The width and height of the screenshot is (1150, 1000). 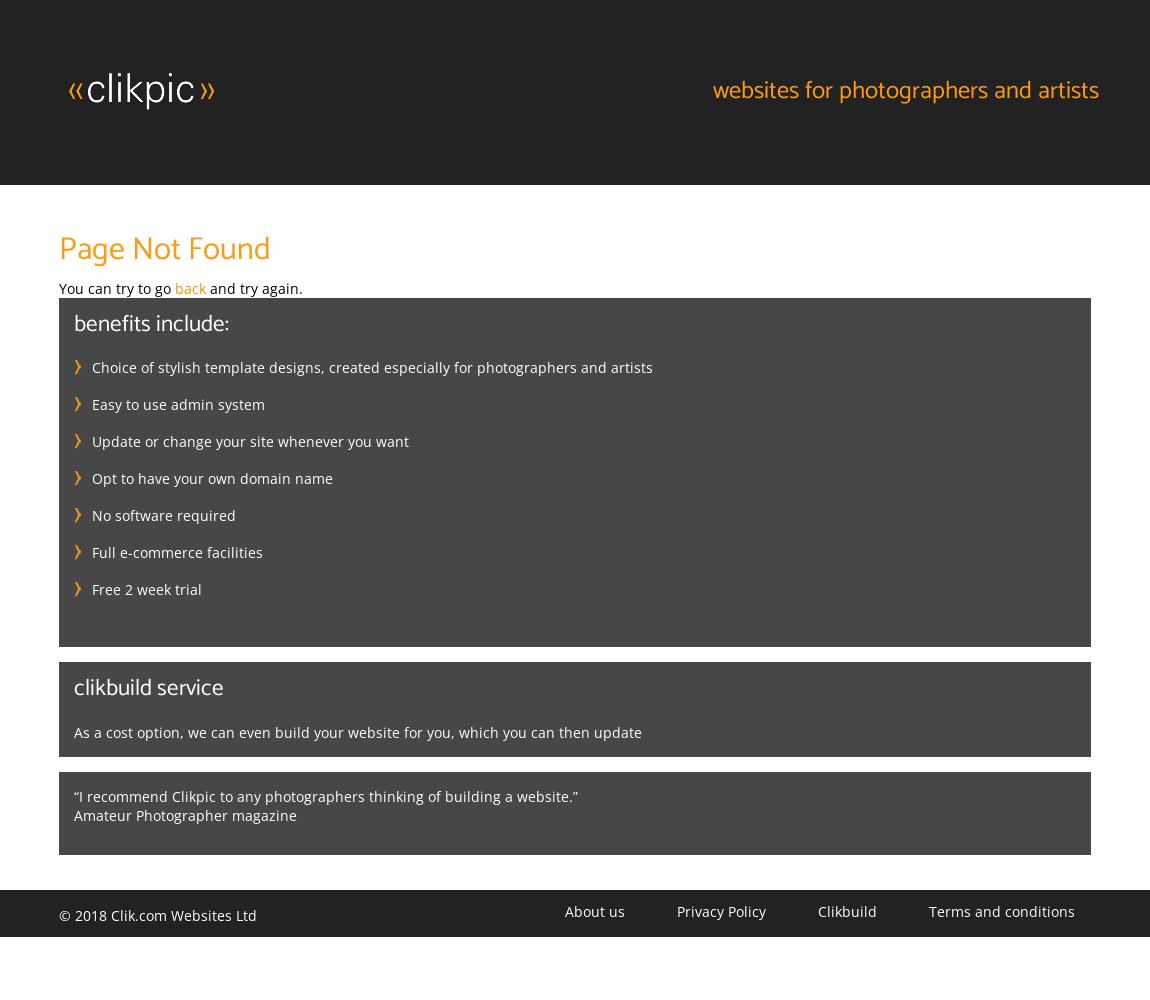 I want to click on 'Clikbuild service', so click(x=148, y=688).